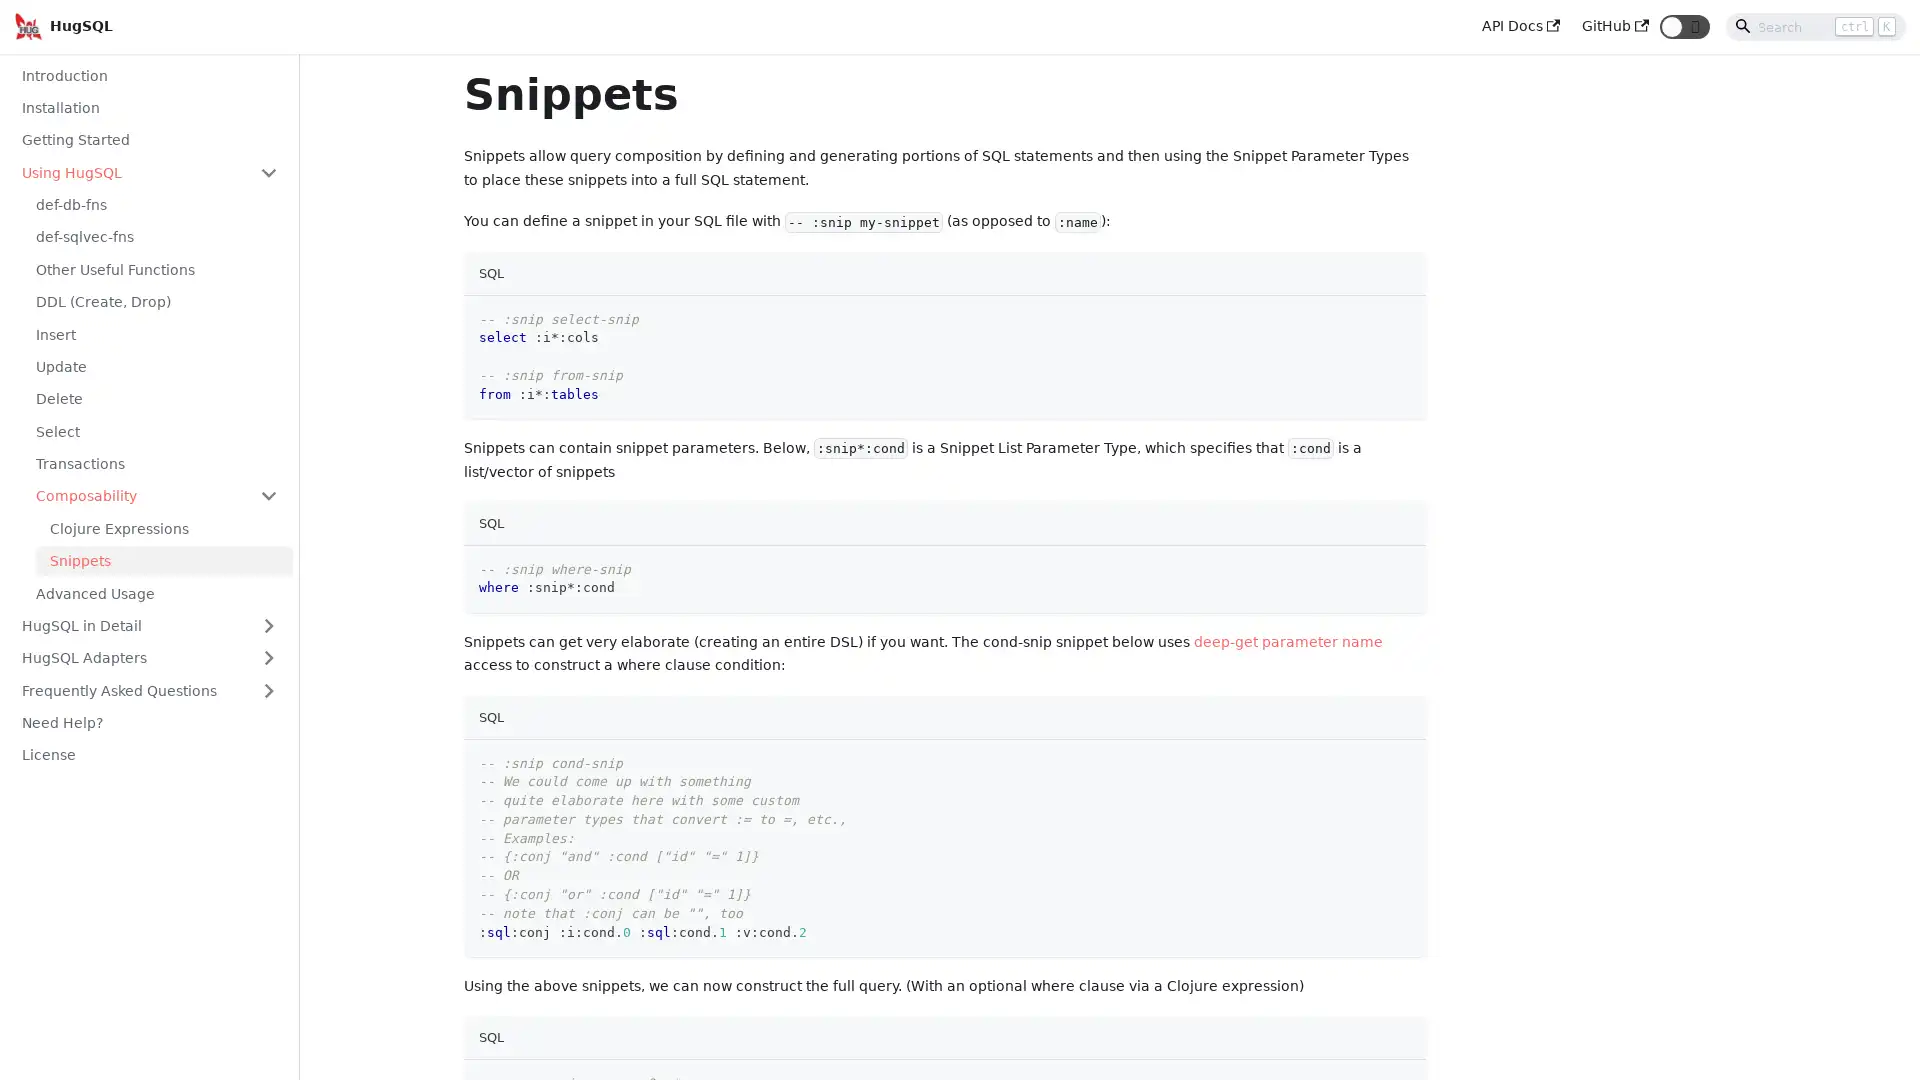 The width and height of the screenshot is (1920, 1080). I want to click on Copy code to clipboard, so click(1393, 759).